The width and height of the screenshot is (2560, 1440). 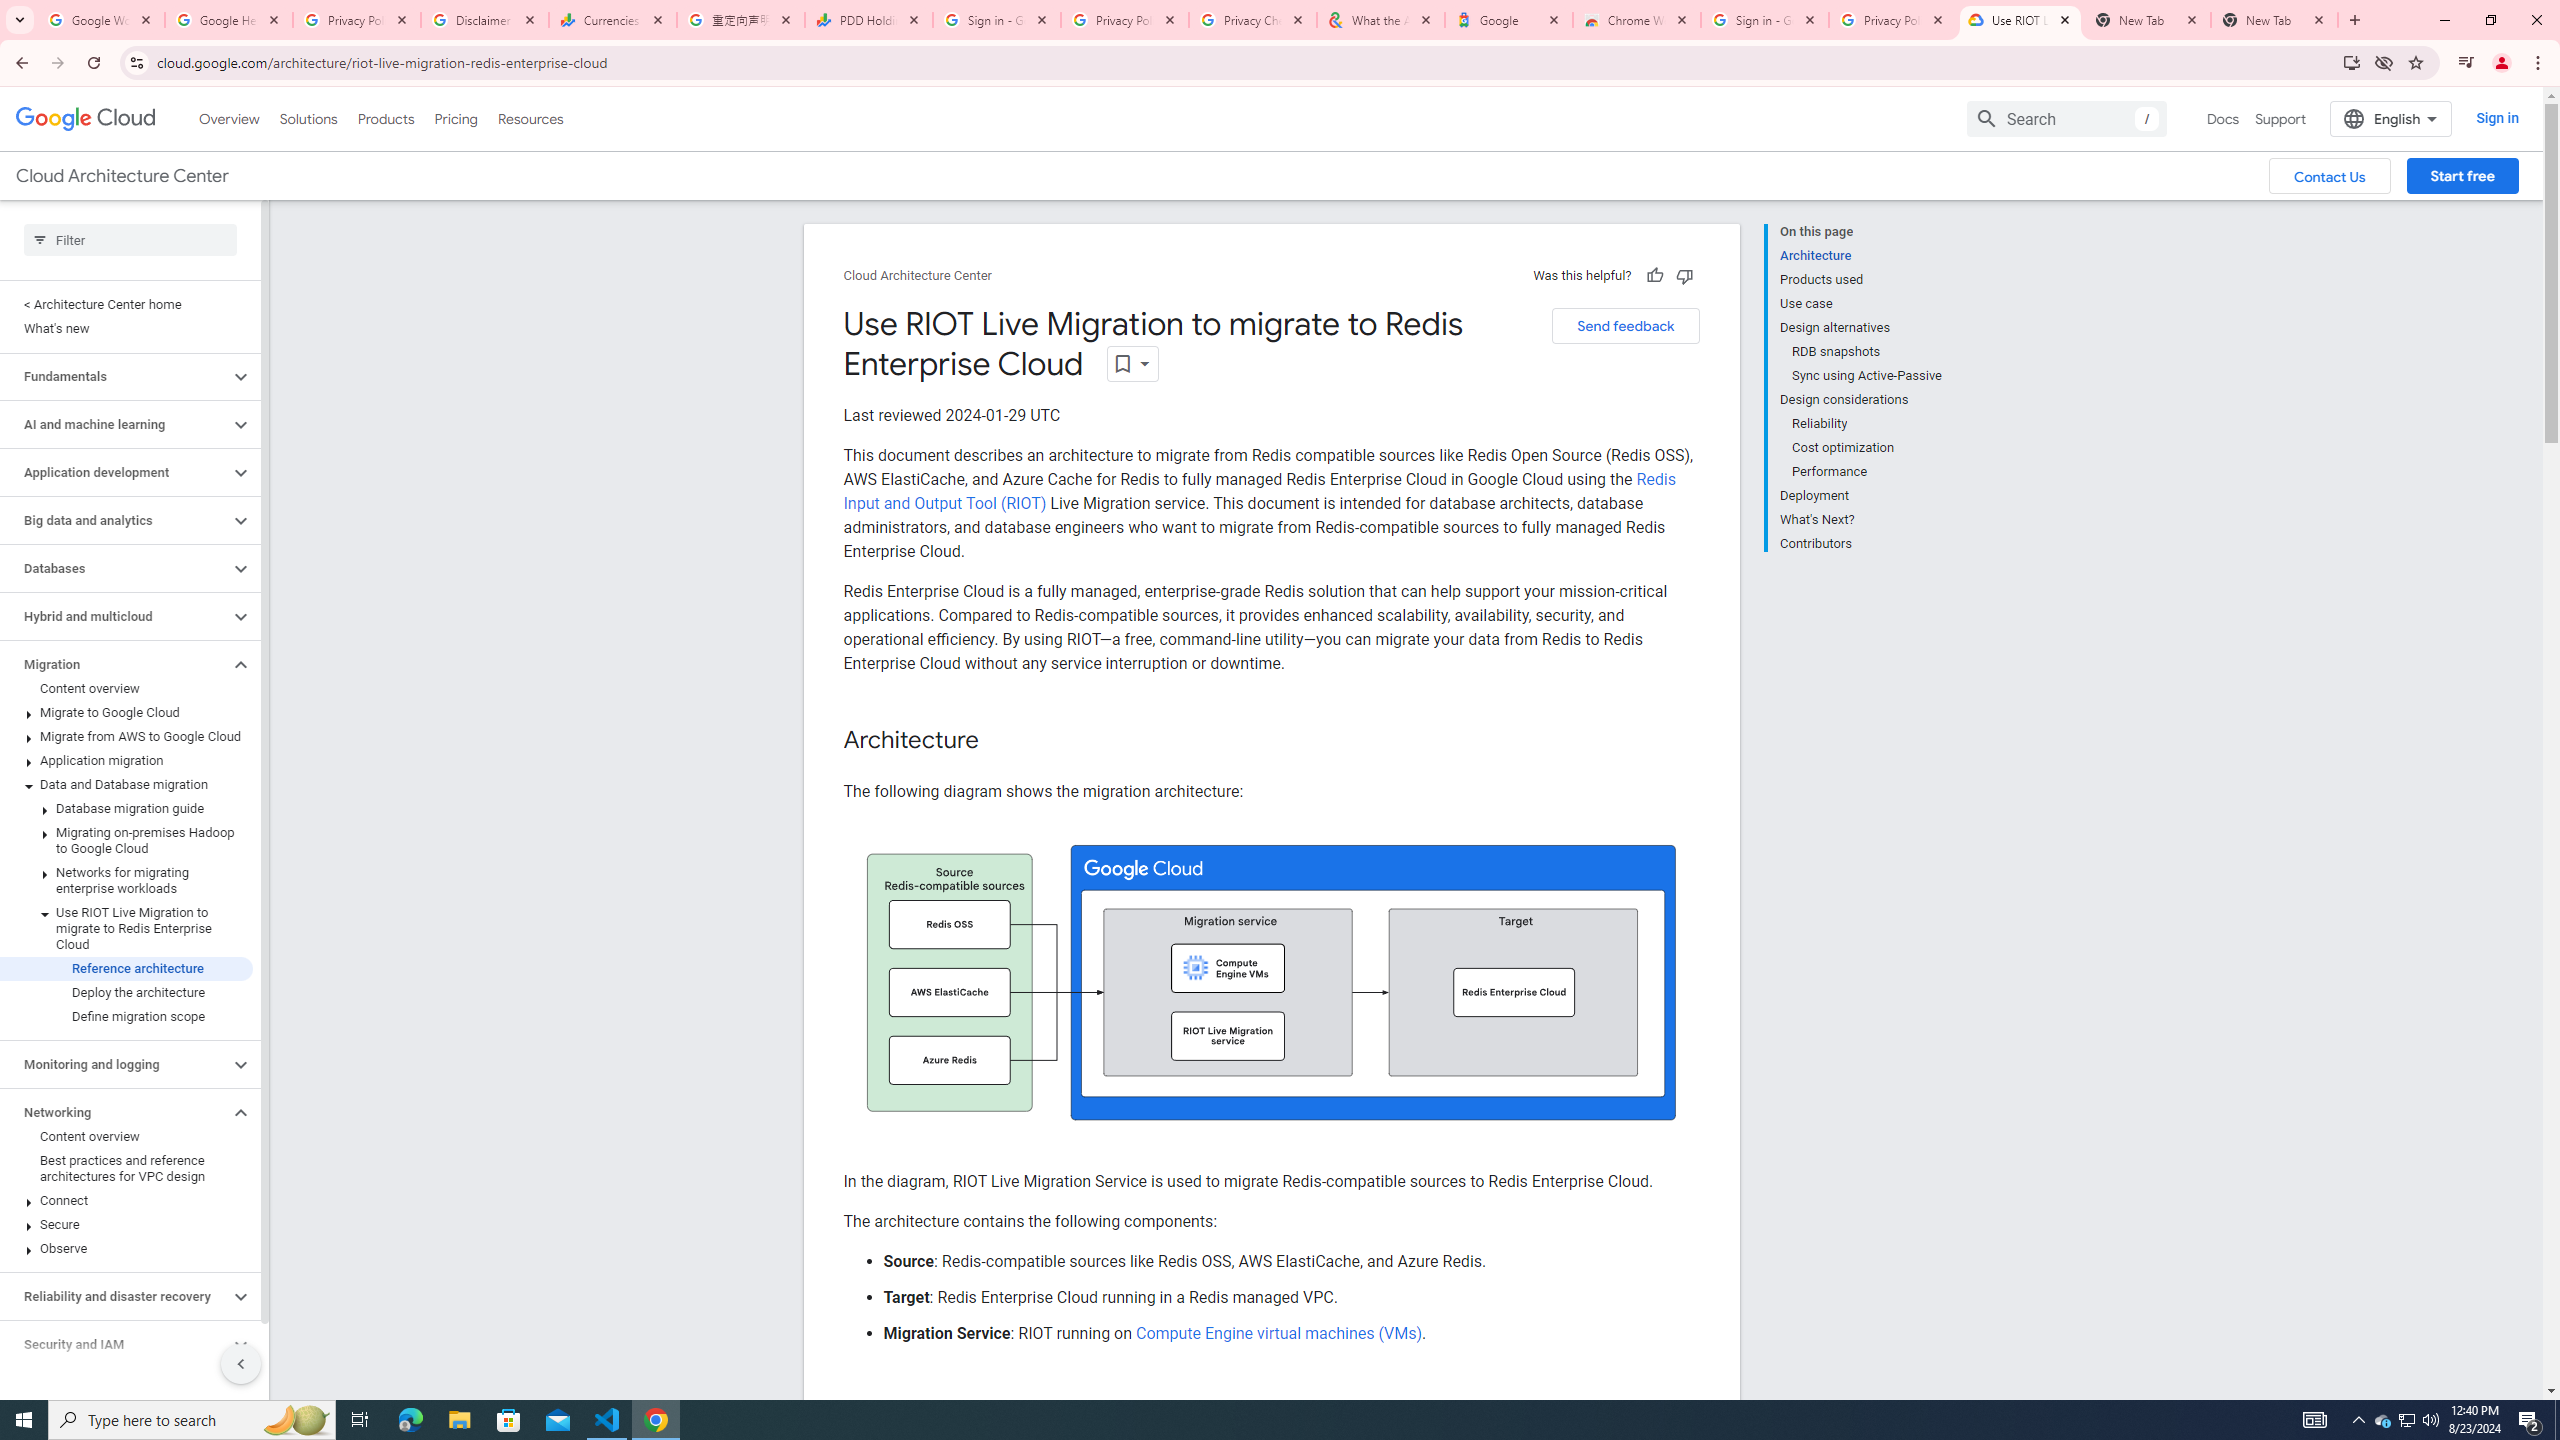 I want to click on 'Migration', so click(x=113, y=663).